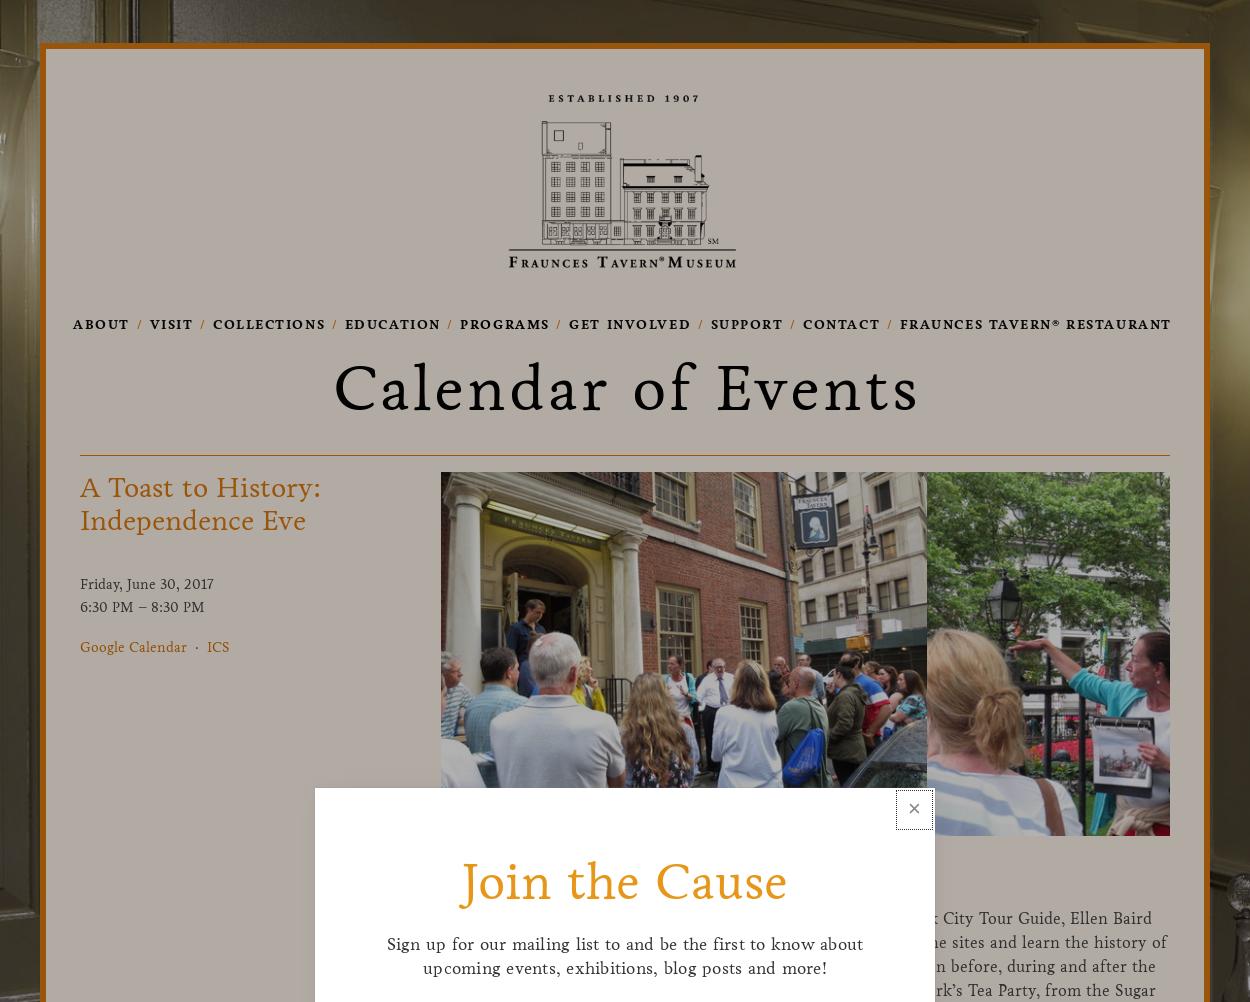  I want to click on 'Google Calendar', so click(133, 645).